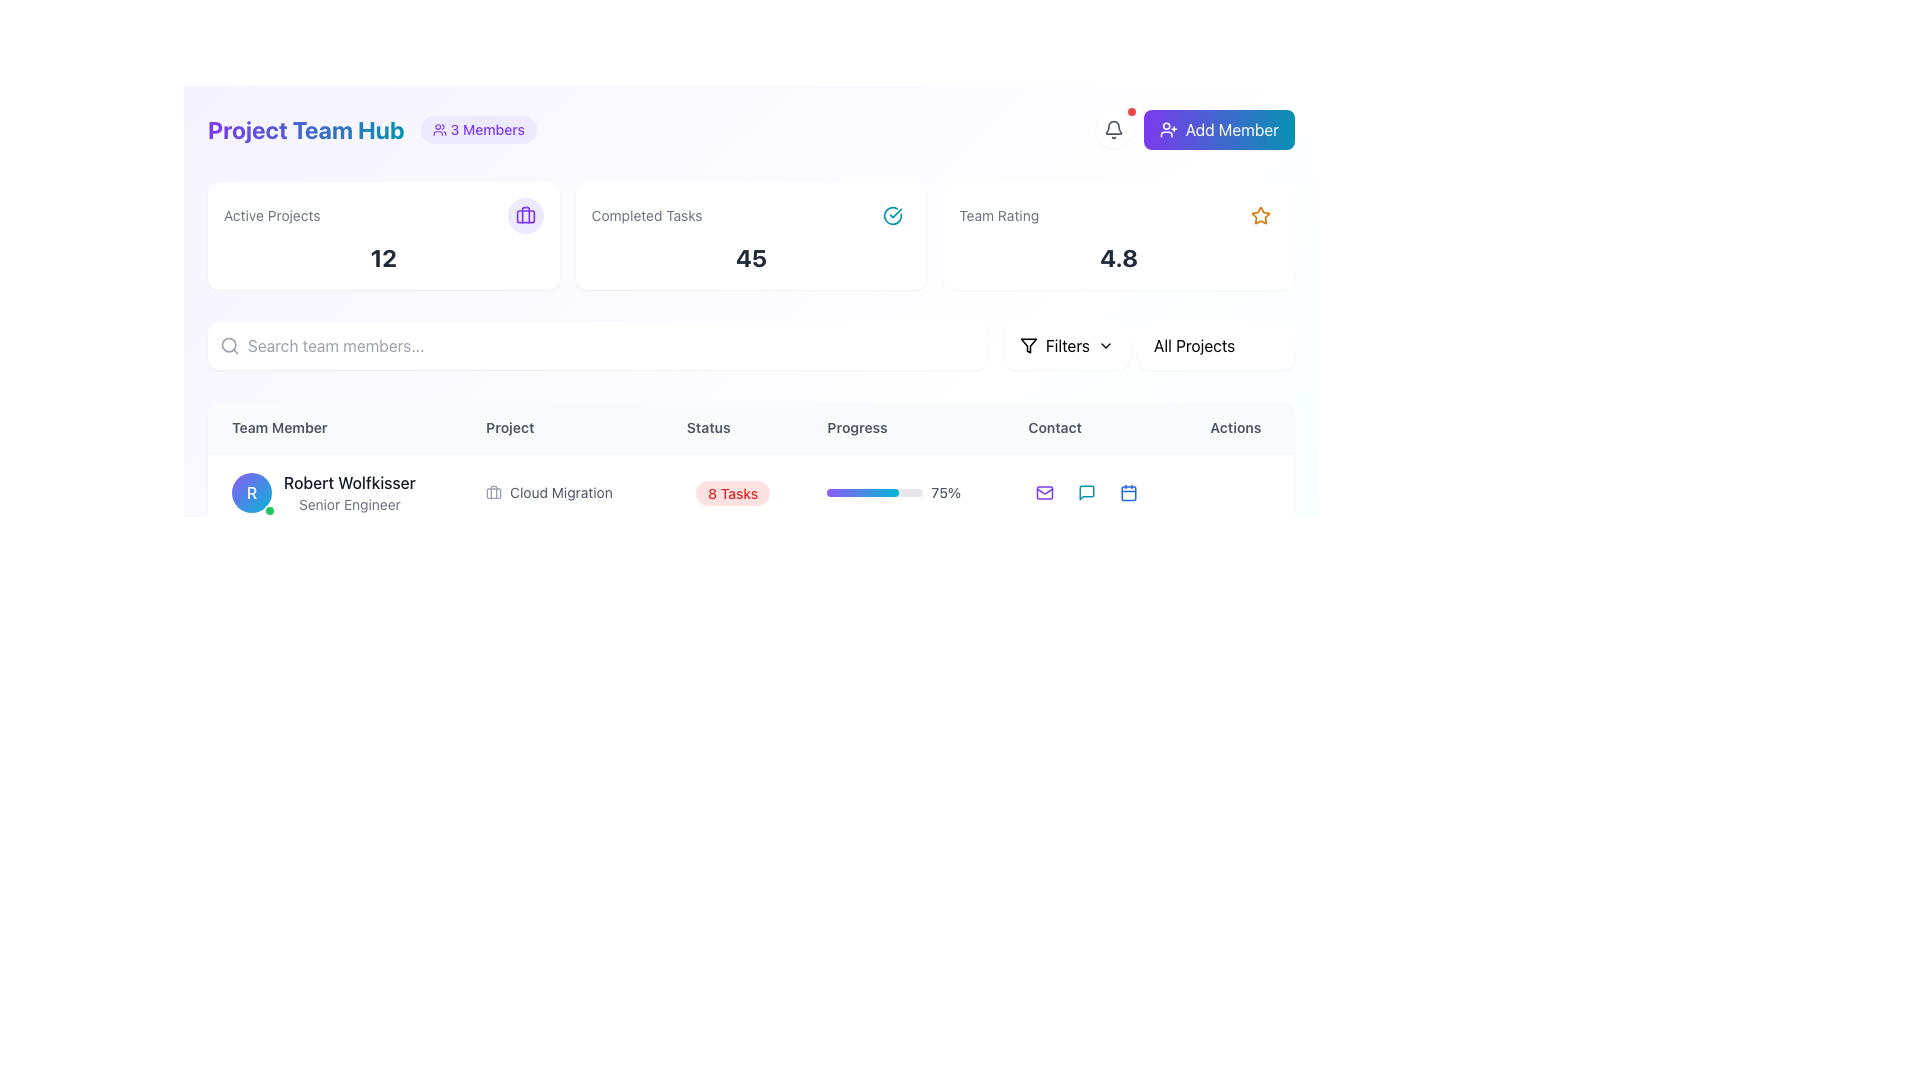  Describe the element at coordinates (647, 216) in the screenshot. I see `the text label displaying 'Completed Tasks', which is styled with a small font size and gray color, positioned to the left of the numerical value '45' and a circular button` at that location.